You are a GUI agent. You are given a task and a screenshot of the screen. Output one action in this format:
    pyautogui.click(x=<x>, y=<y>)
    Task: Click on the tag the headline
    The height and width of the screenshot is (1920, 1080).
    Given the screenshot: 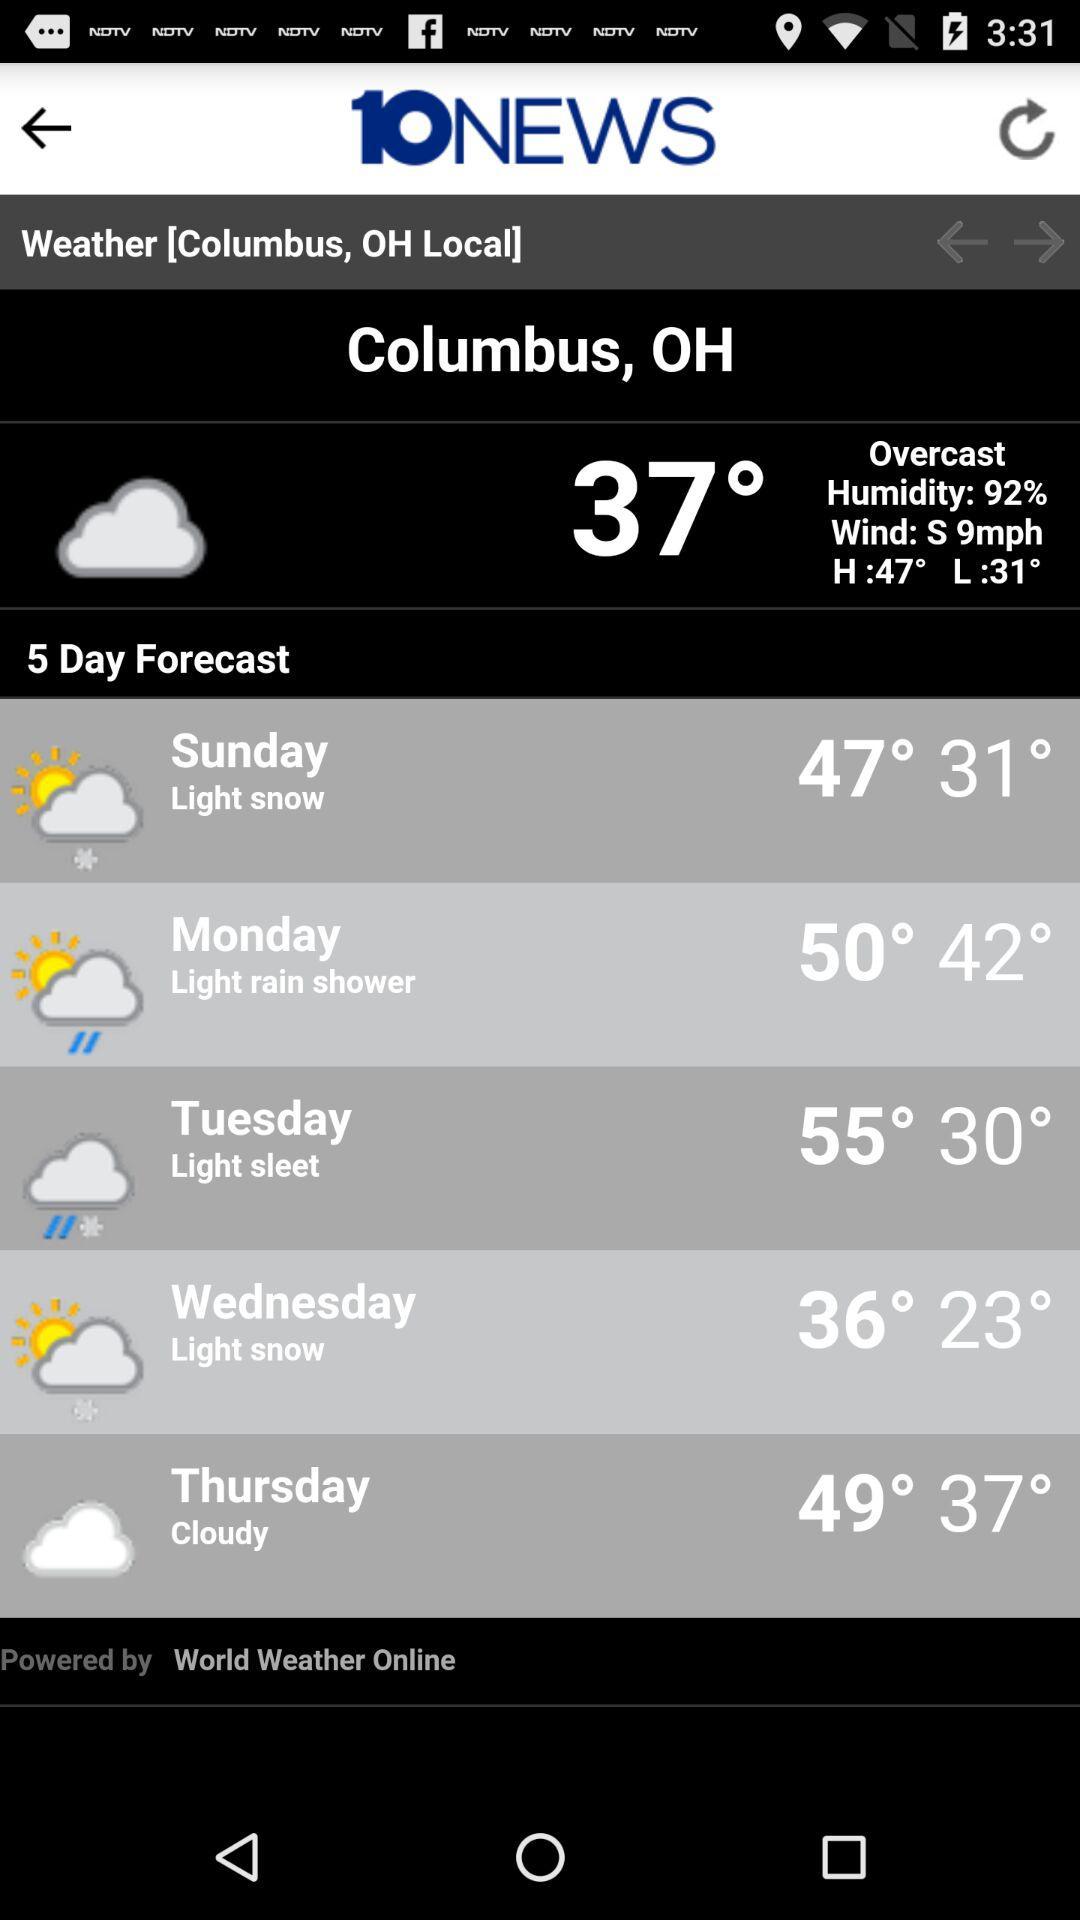 What is the action you would take?
    pyautogui.click(x=532, y=127)
    